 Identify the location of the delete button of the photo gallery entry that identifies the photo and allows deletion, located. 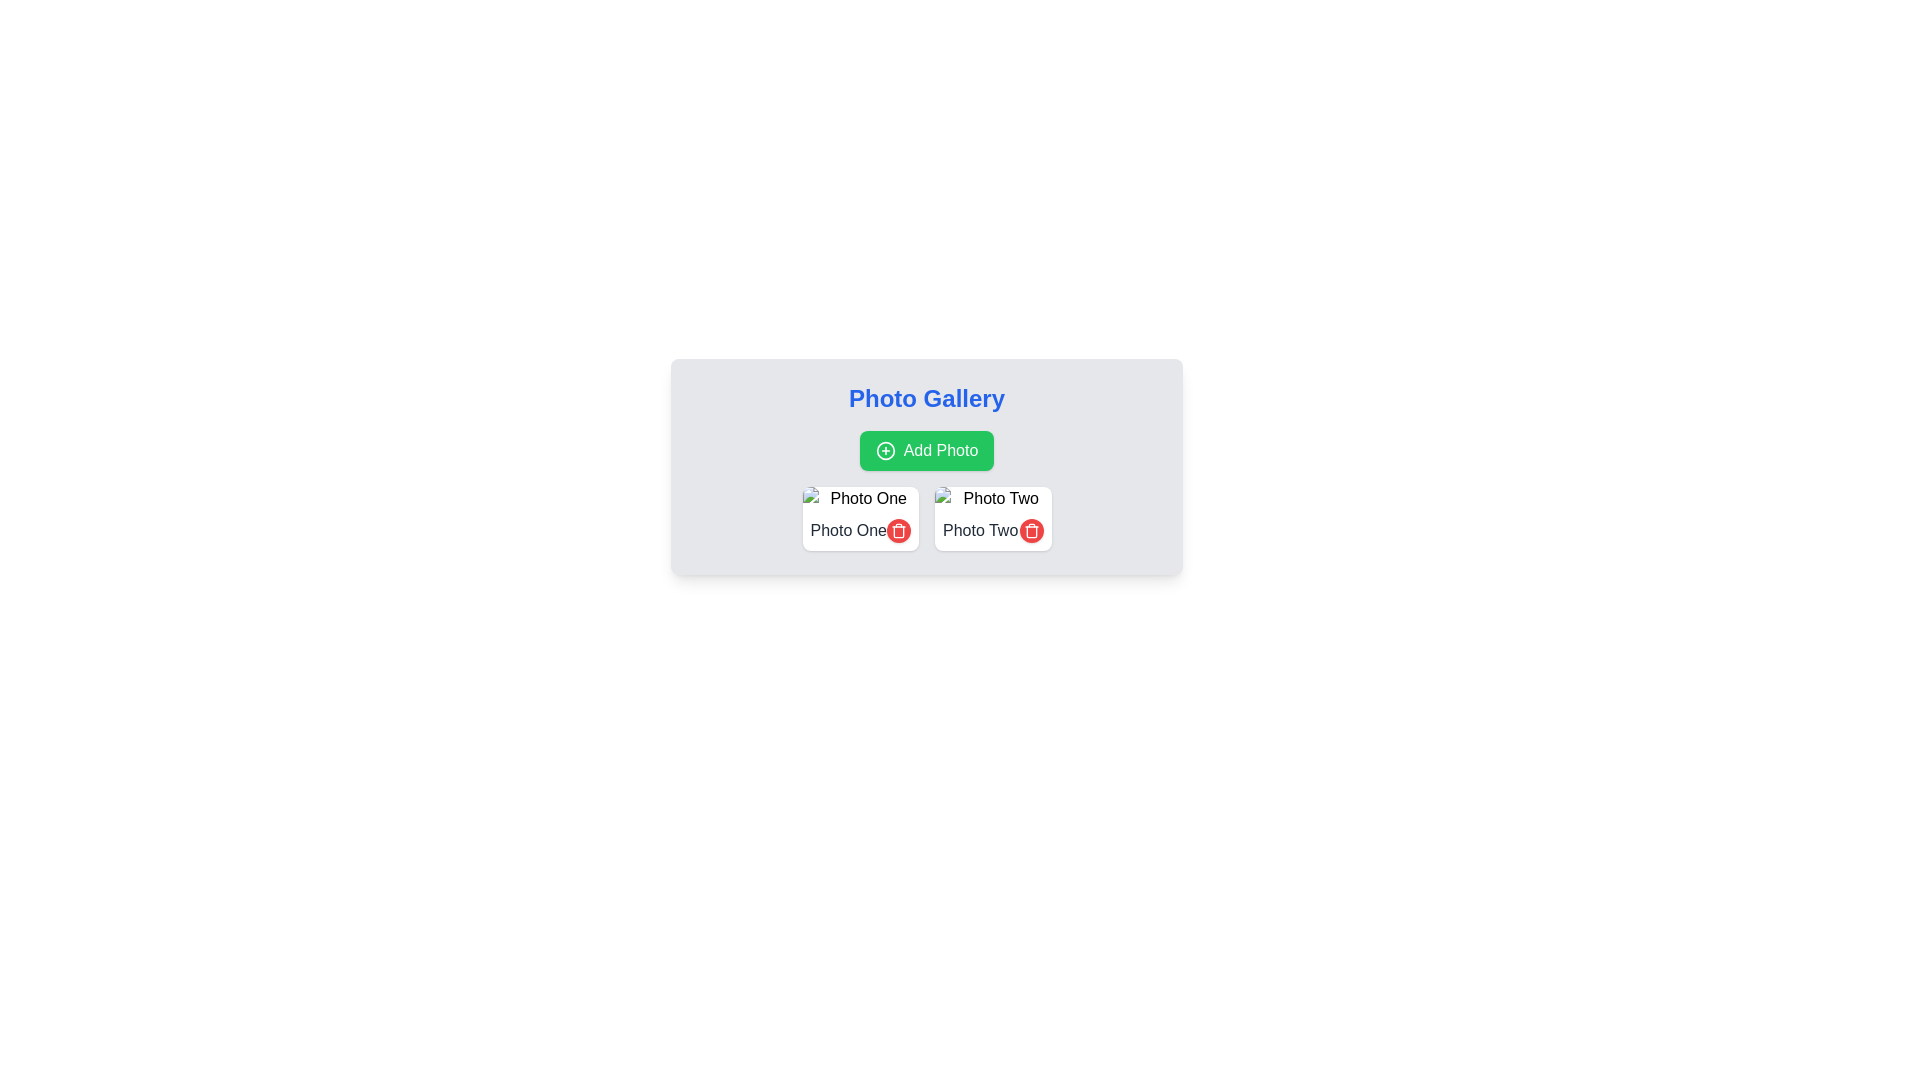
(993, 518).